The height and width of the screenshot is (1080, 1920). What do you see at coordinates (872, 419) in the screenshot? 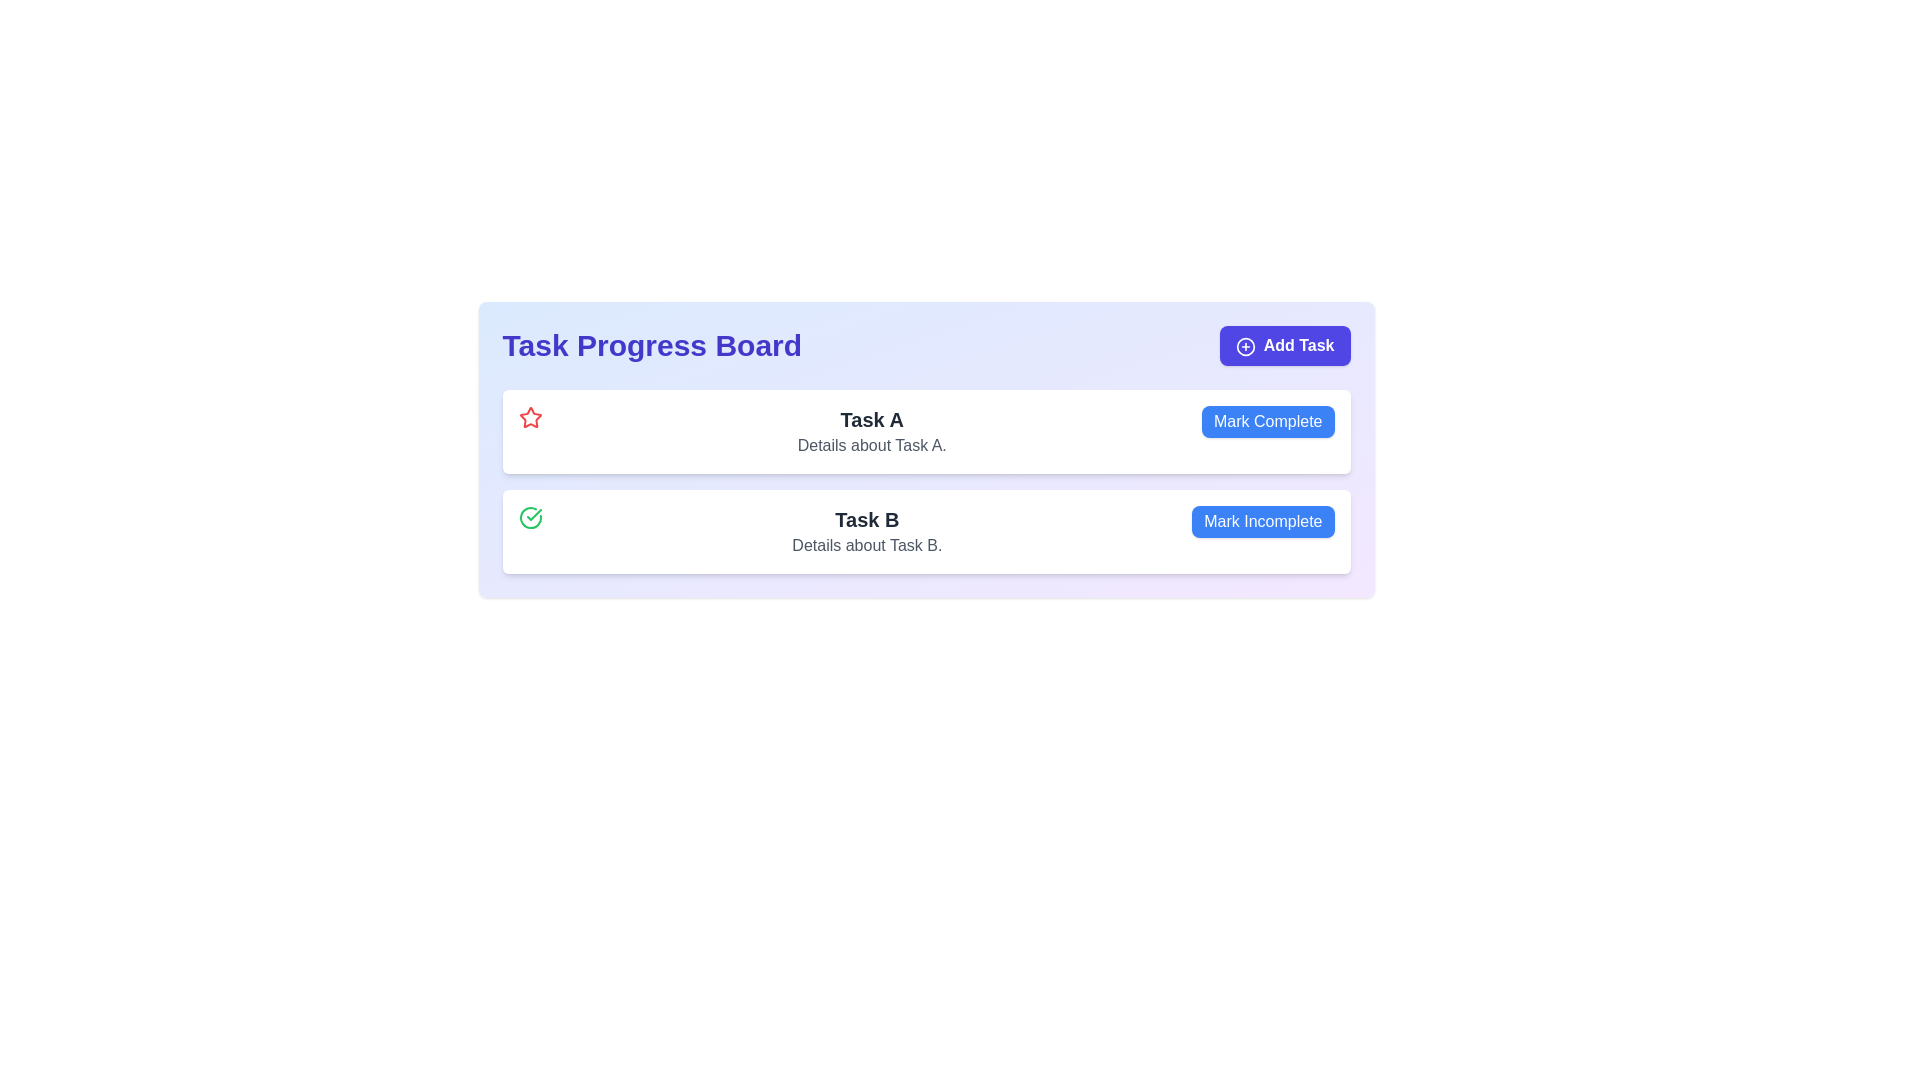
I see `the main title text display of the task, which is located in the first task card, above the secondary text 'Details about Task A.' and between the left-side star icon and the right-side 'Mark Complete' button` at bounding box center [872, 419].